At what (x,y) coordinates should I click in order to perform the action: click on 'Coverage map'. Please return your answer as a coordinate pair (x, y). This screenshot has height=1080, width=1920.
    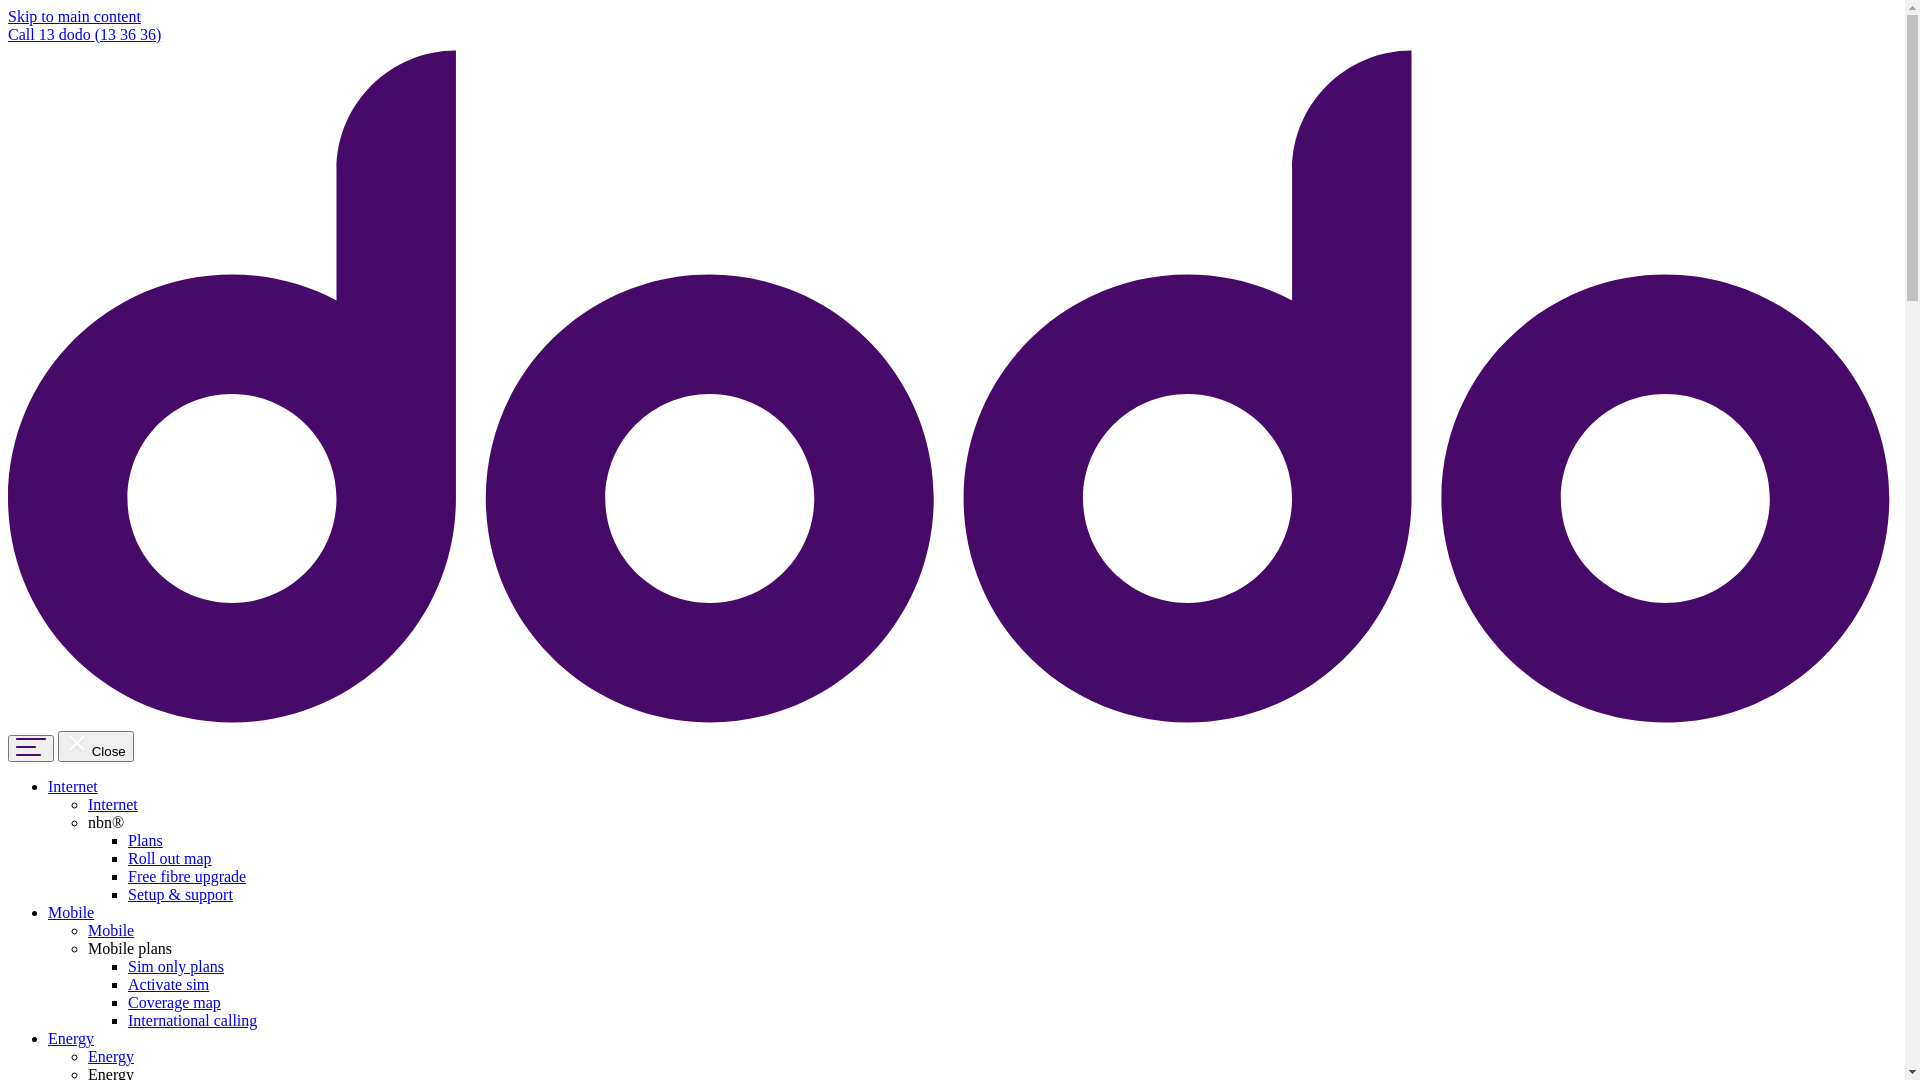
    Looking at the image, I should click on (174, 1002).